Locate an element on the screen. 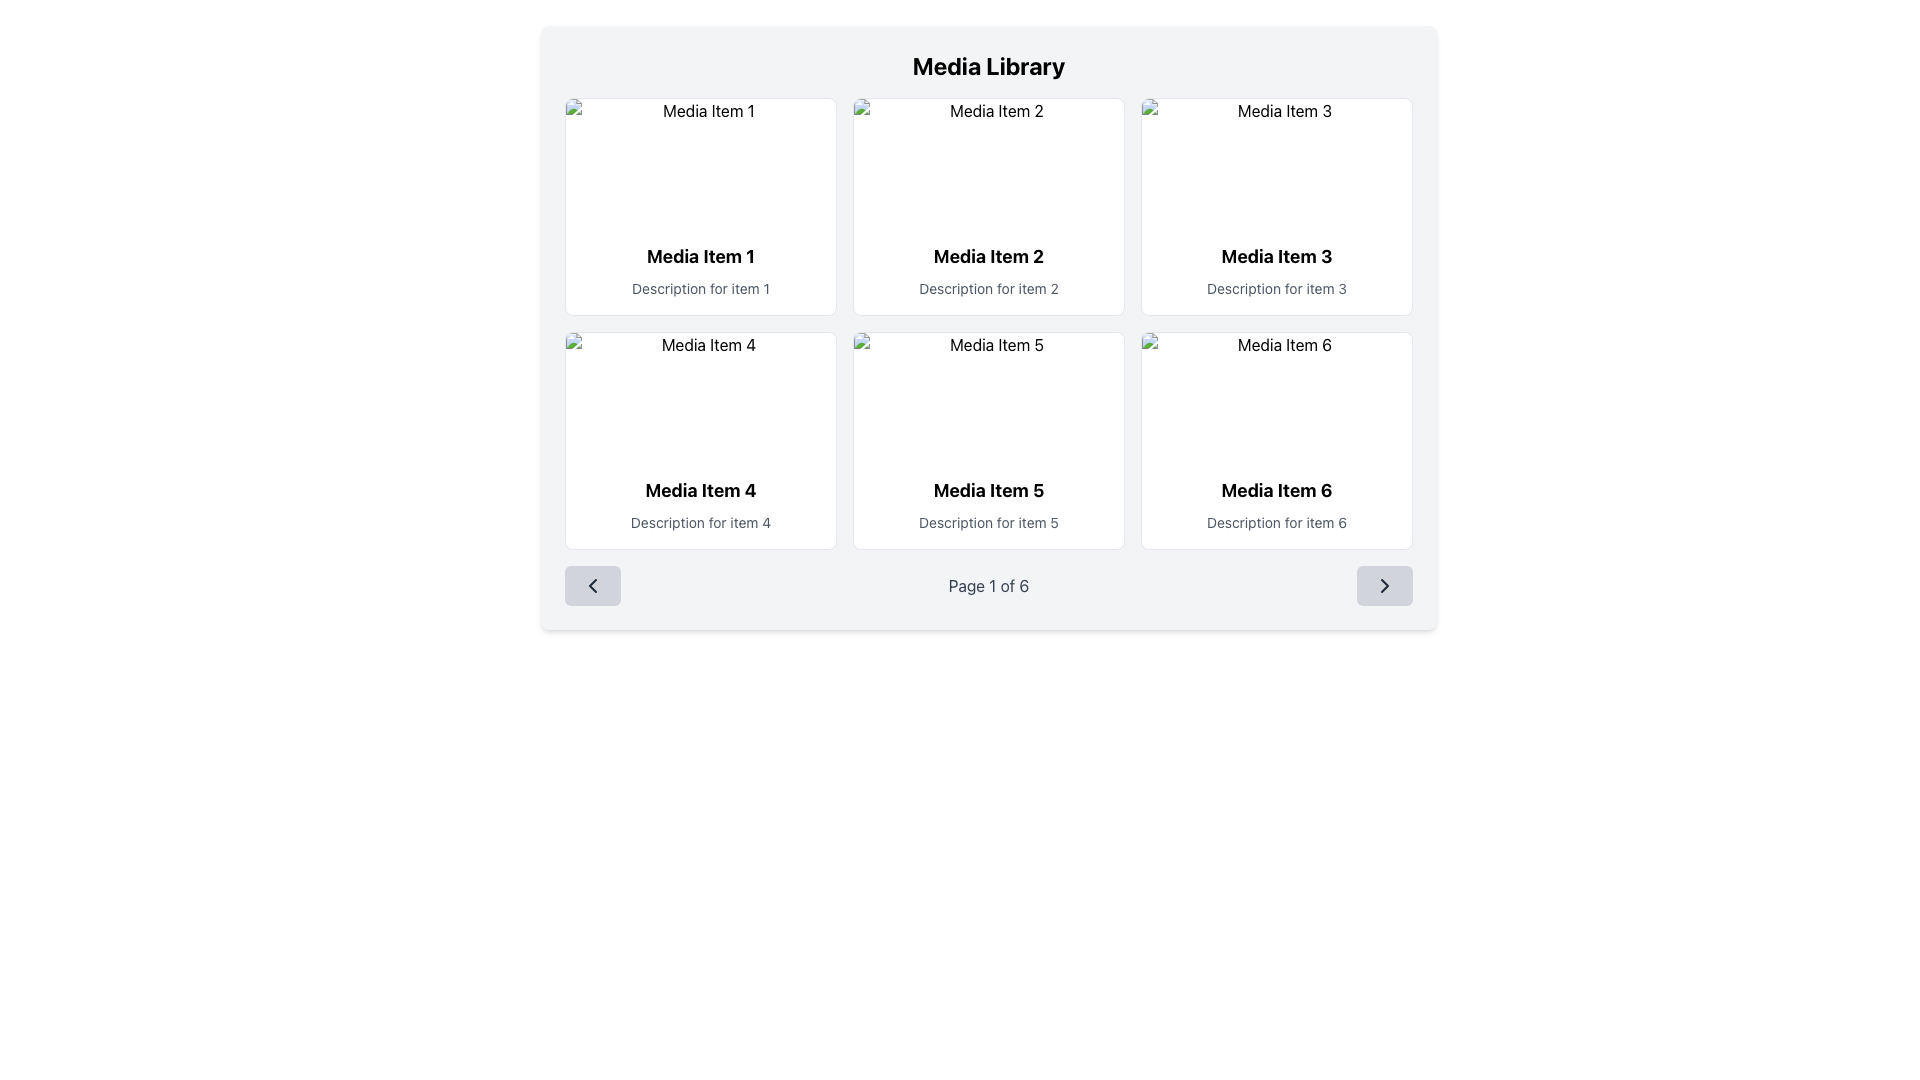 This screenshot has height=1080, width=1920. the text label displaying the current page number (1) out of 6, located centrally in the footer bar between navigation controls is located at coordinates (988, 585).